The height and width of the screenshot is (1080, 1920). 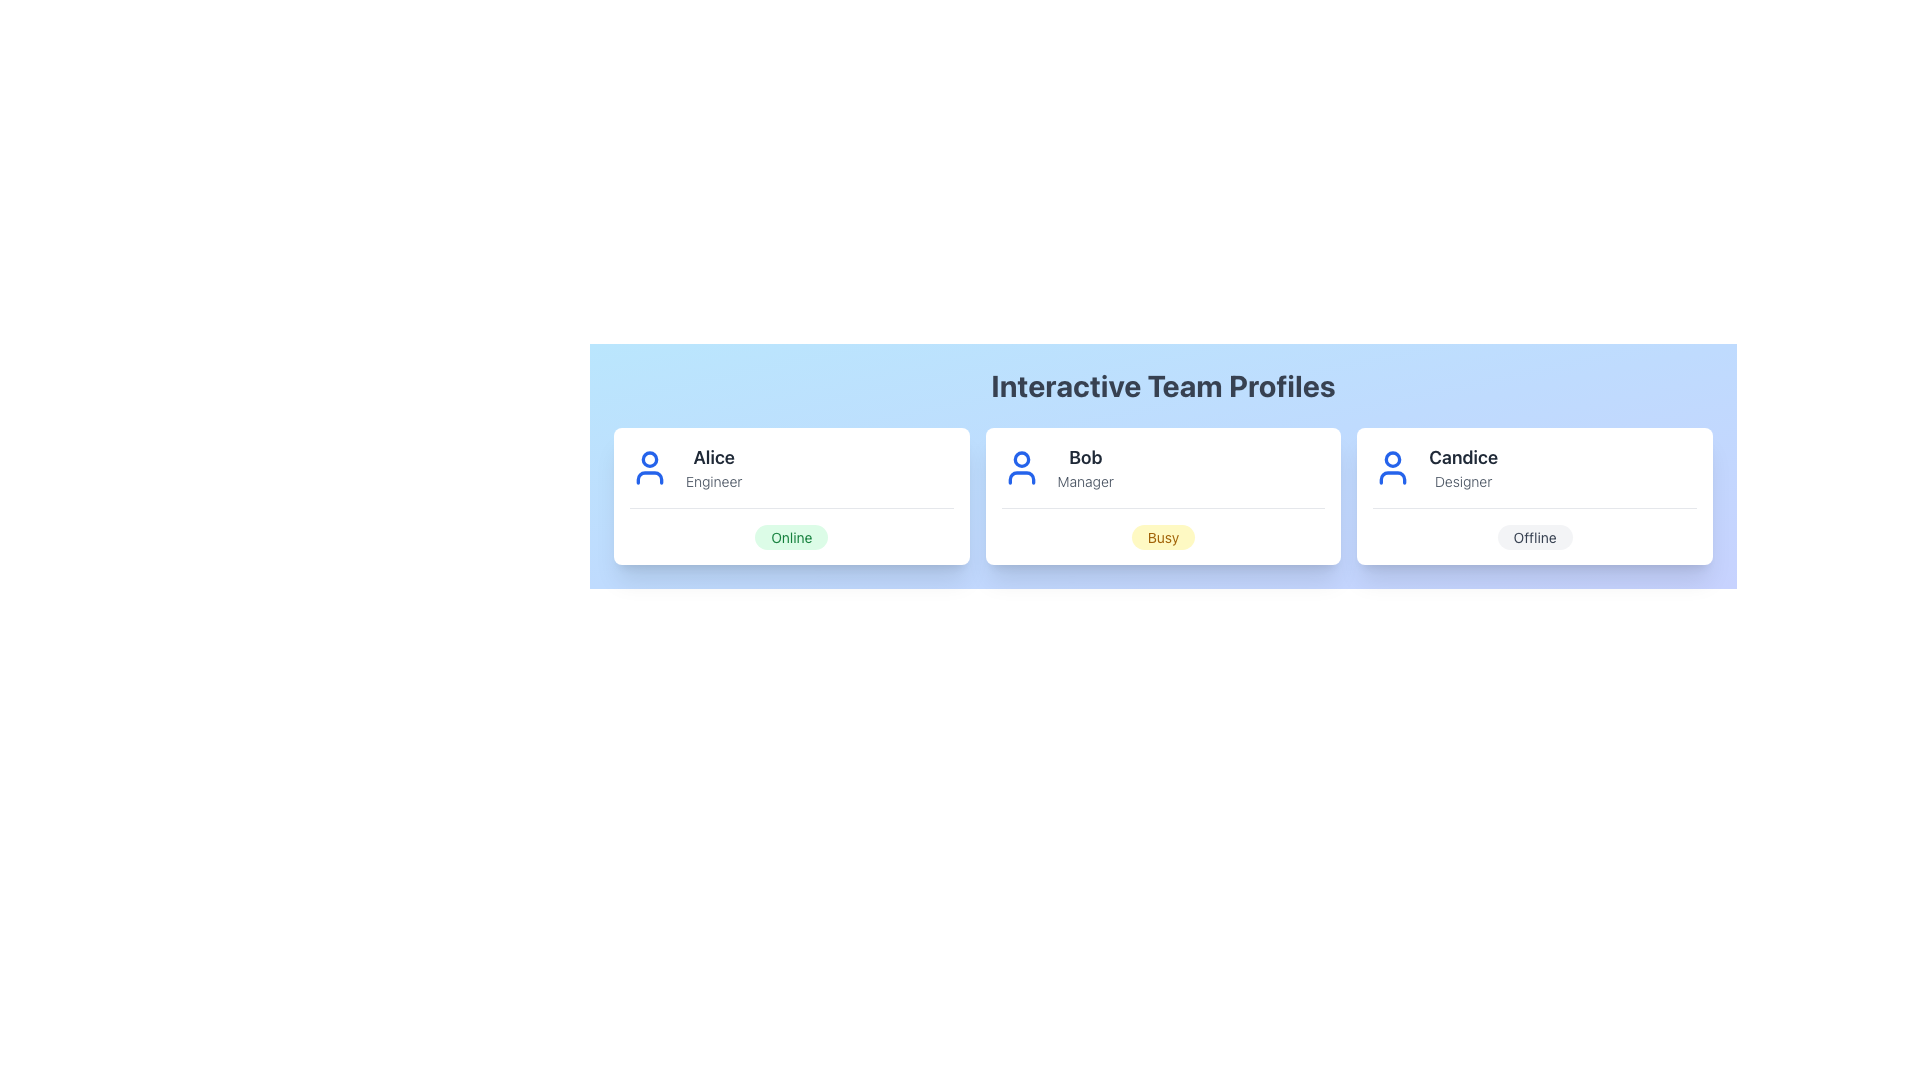 I want to click on the structured user information component that presents details for 'Candice', the 'Designer', so click(x=1534, y=476).